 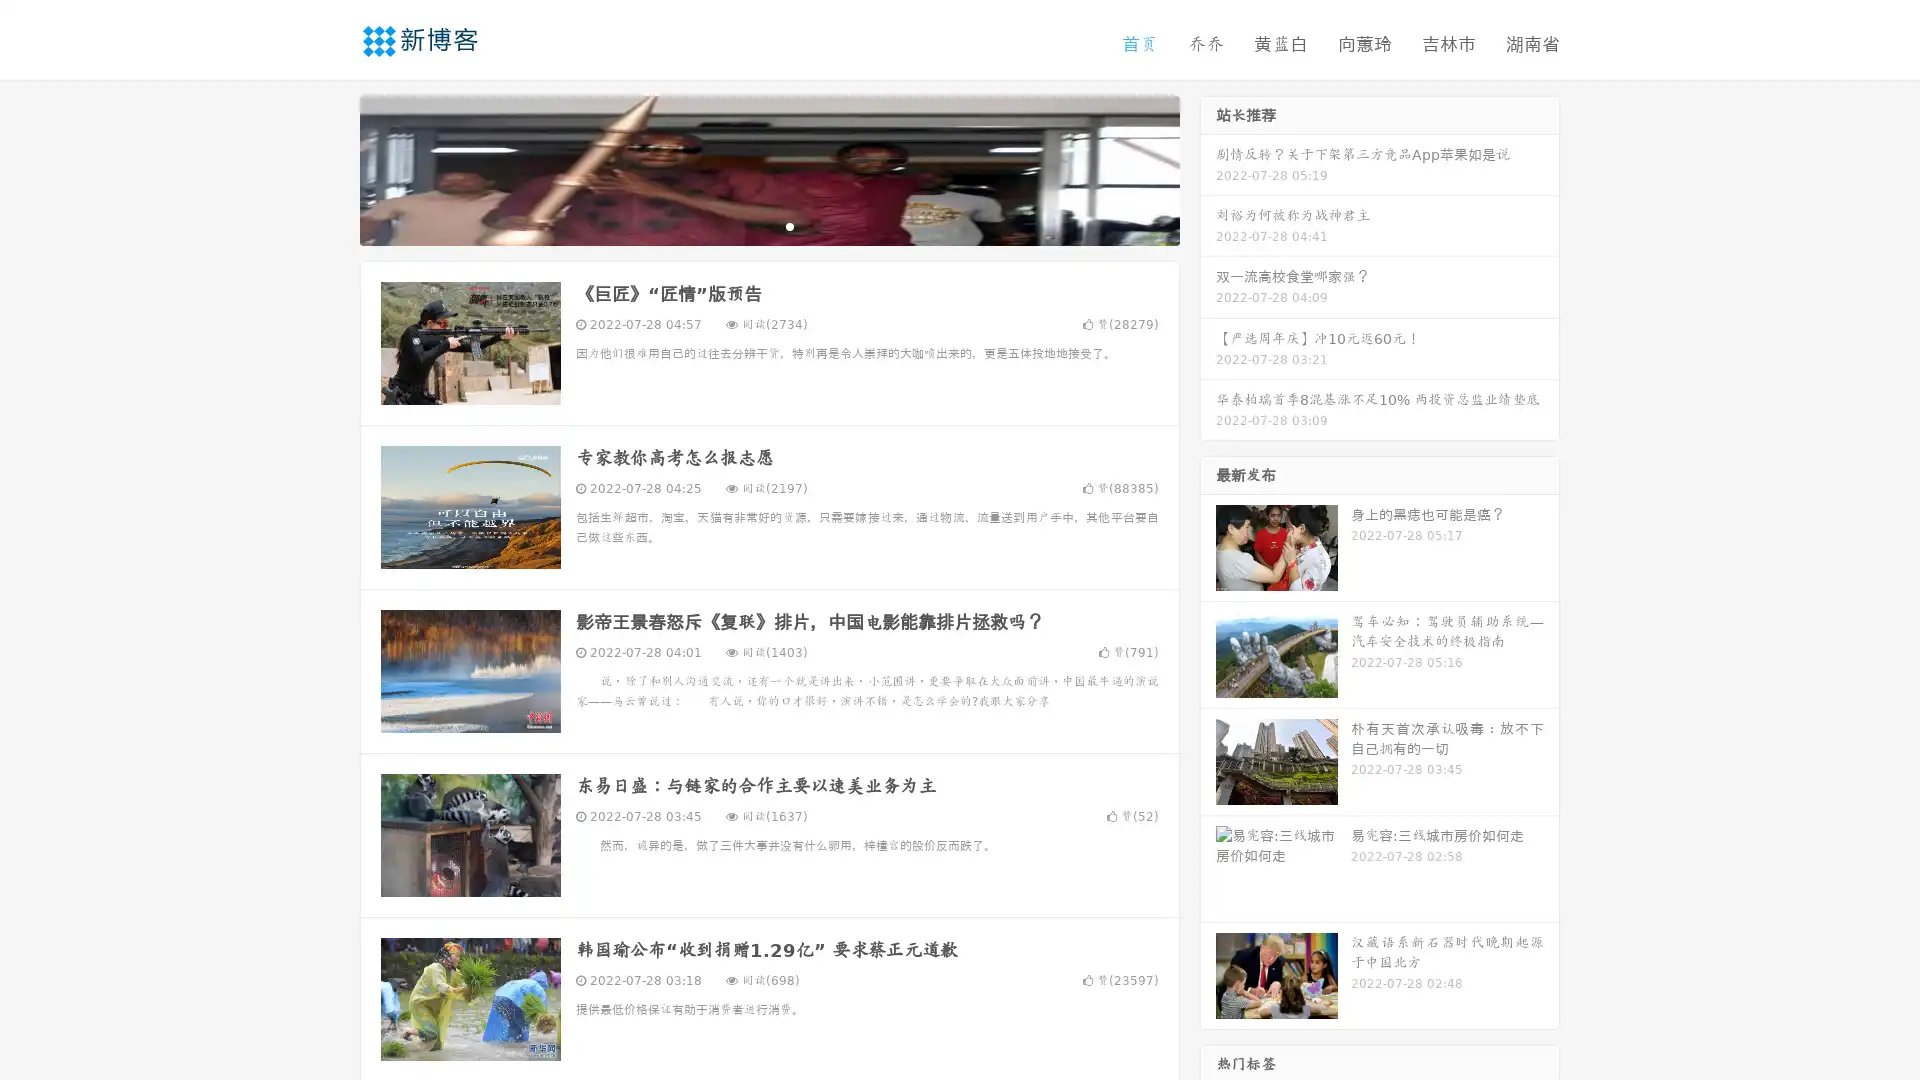 I want to click on Next slide, so click(x=1208, y=168).